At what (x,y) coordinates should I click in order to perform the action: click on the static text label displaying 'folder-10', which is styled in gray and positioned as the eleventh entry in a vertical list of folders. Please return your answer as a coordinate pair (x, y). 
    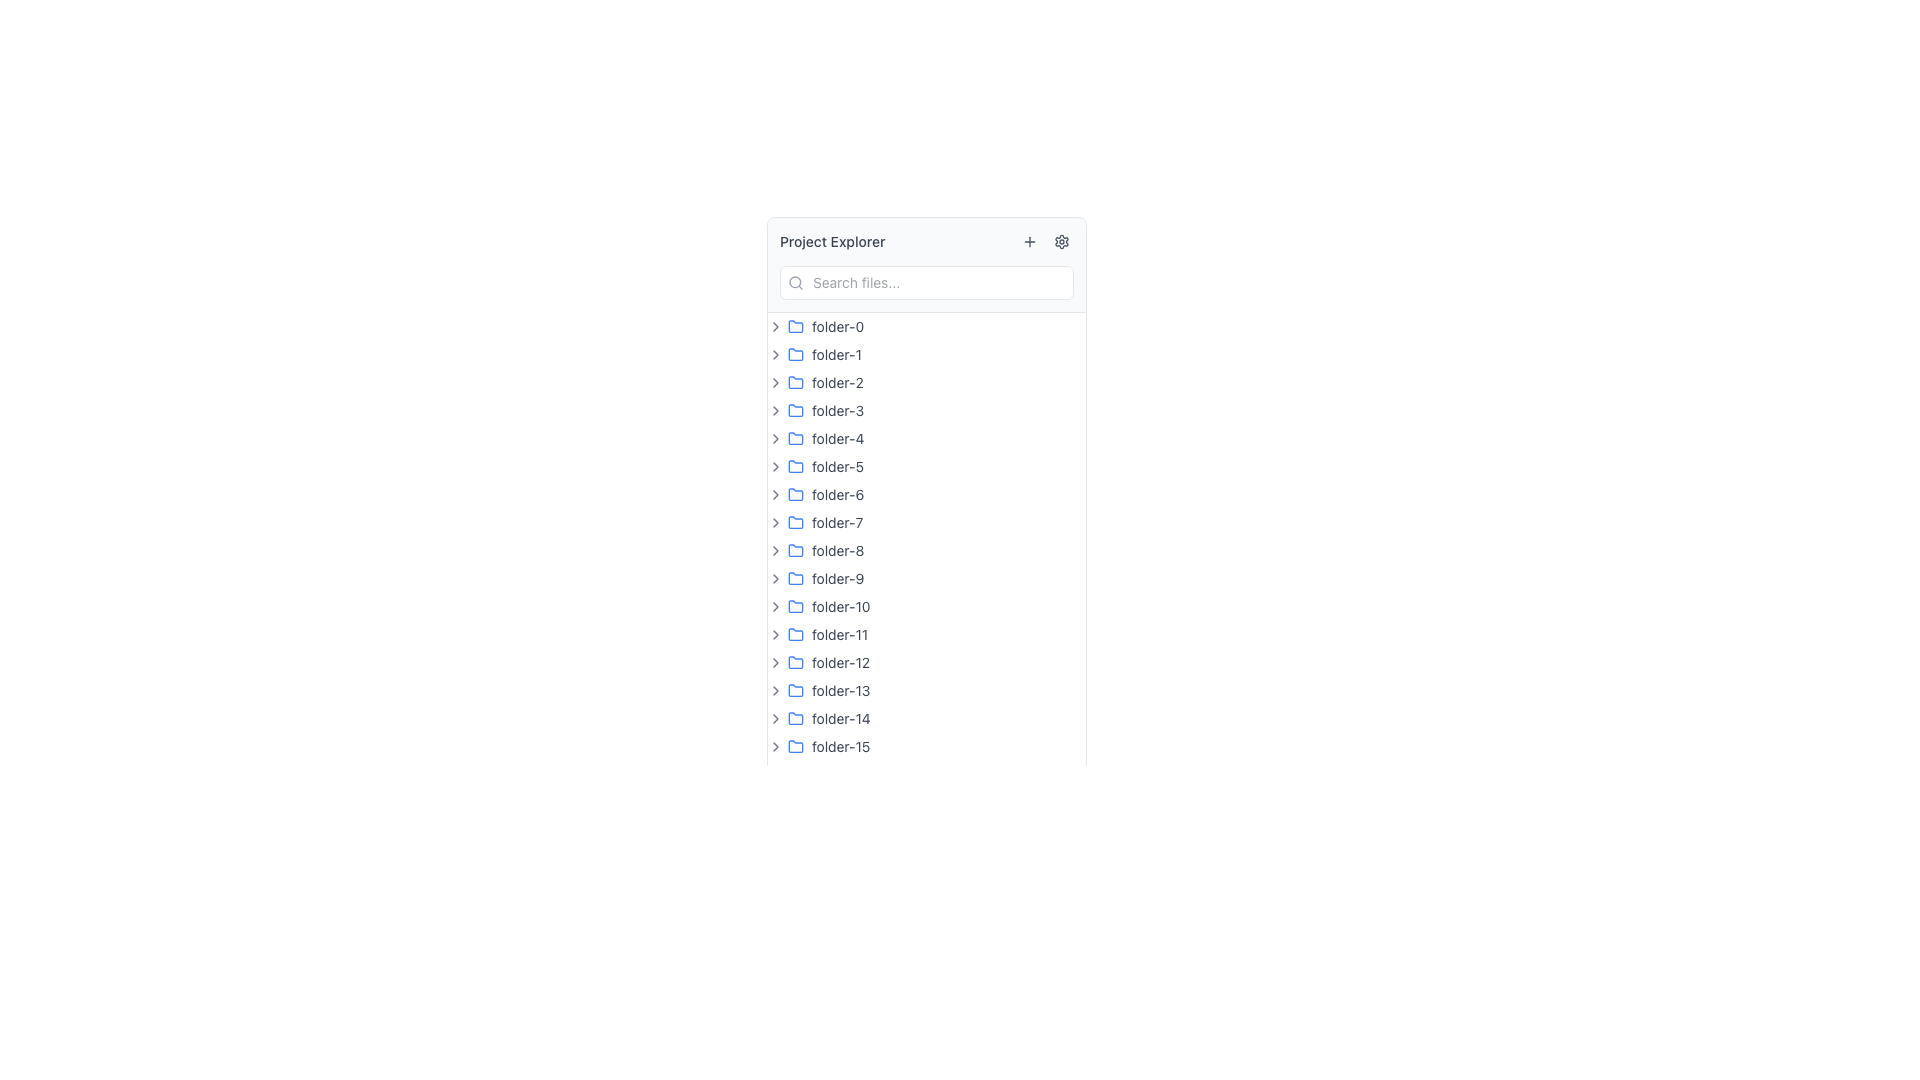
    Looking at the image, I should click on (841, 605).